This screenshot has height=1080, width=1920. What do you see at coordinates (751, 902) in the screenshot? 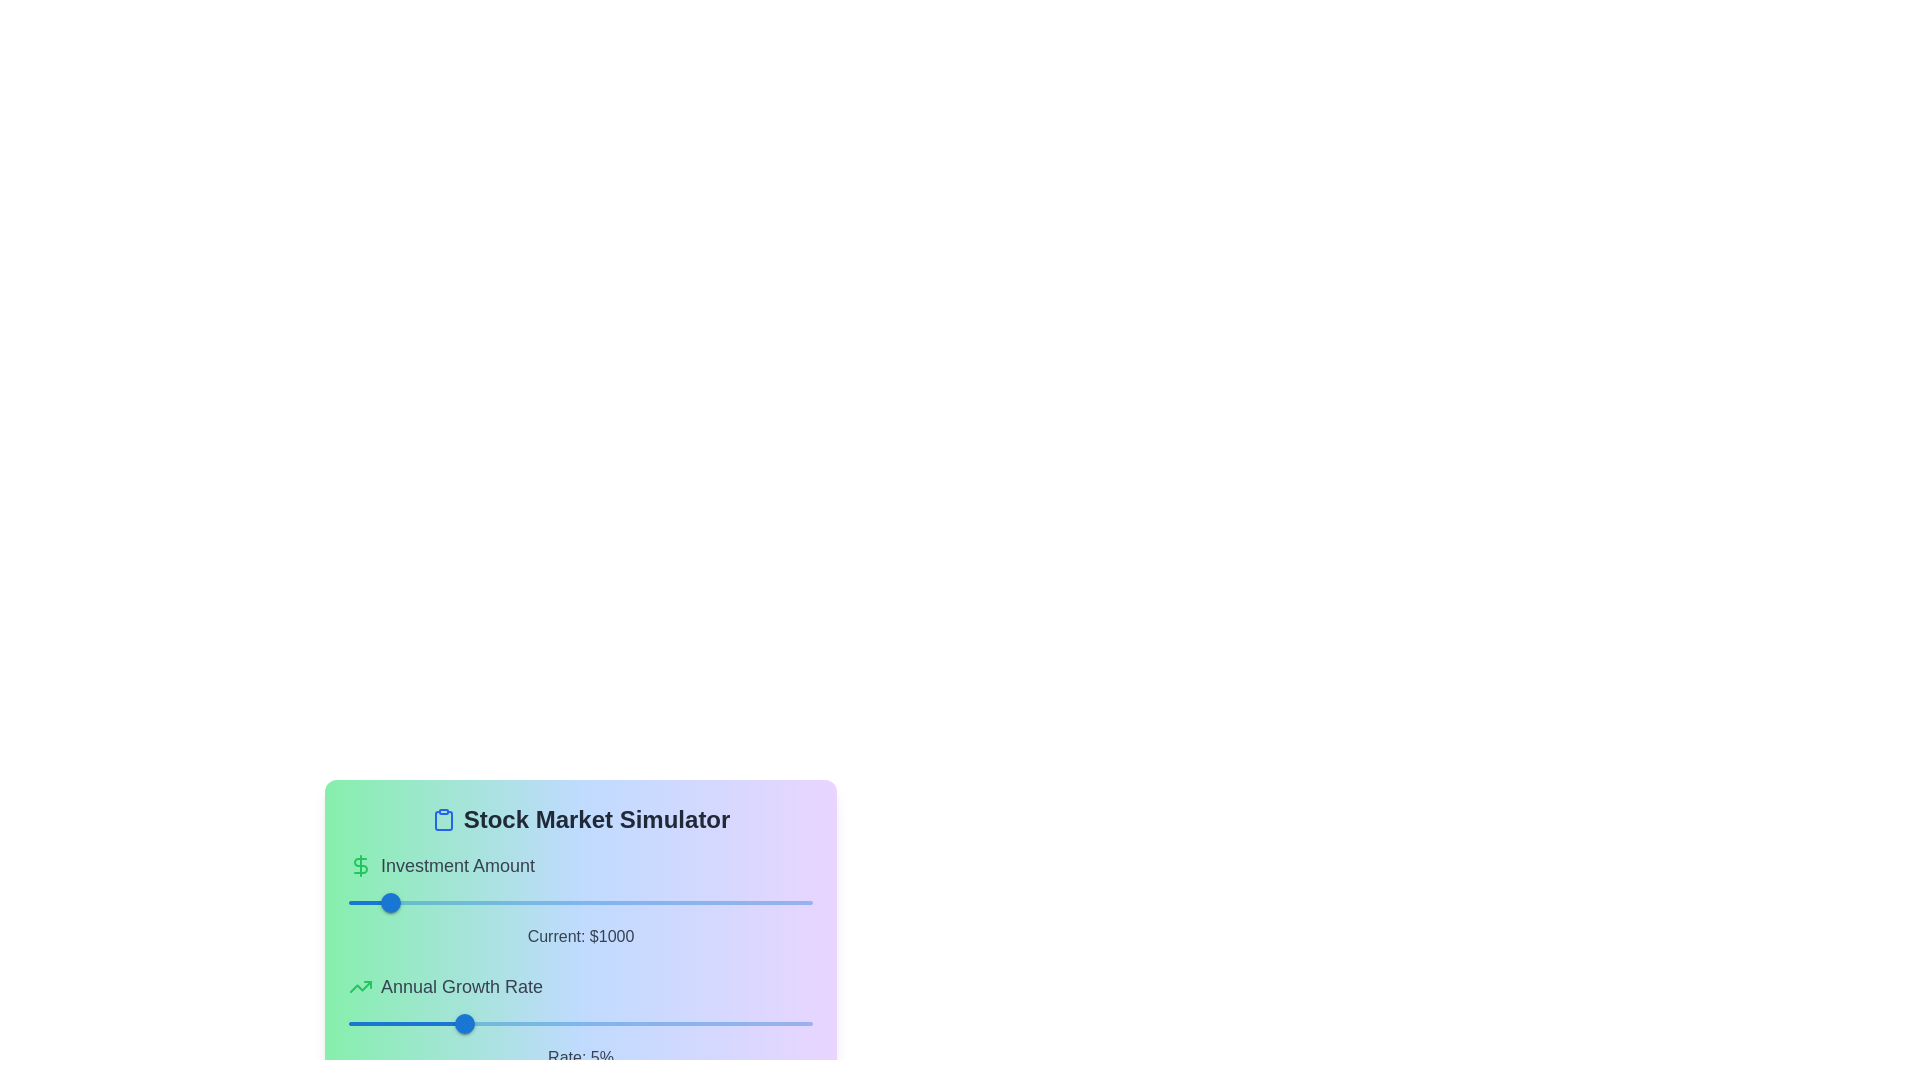
I see `the investment amount` at bounding box center [751, 902].